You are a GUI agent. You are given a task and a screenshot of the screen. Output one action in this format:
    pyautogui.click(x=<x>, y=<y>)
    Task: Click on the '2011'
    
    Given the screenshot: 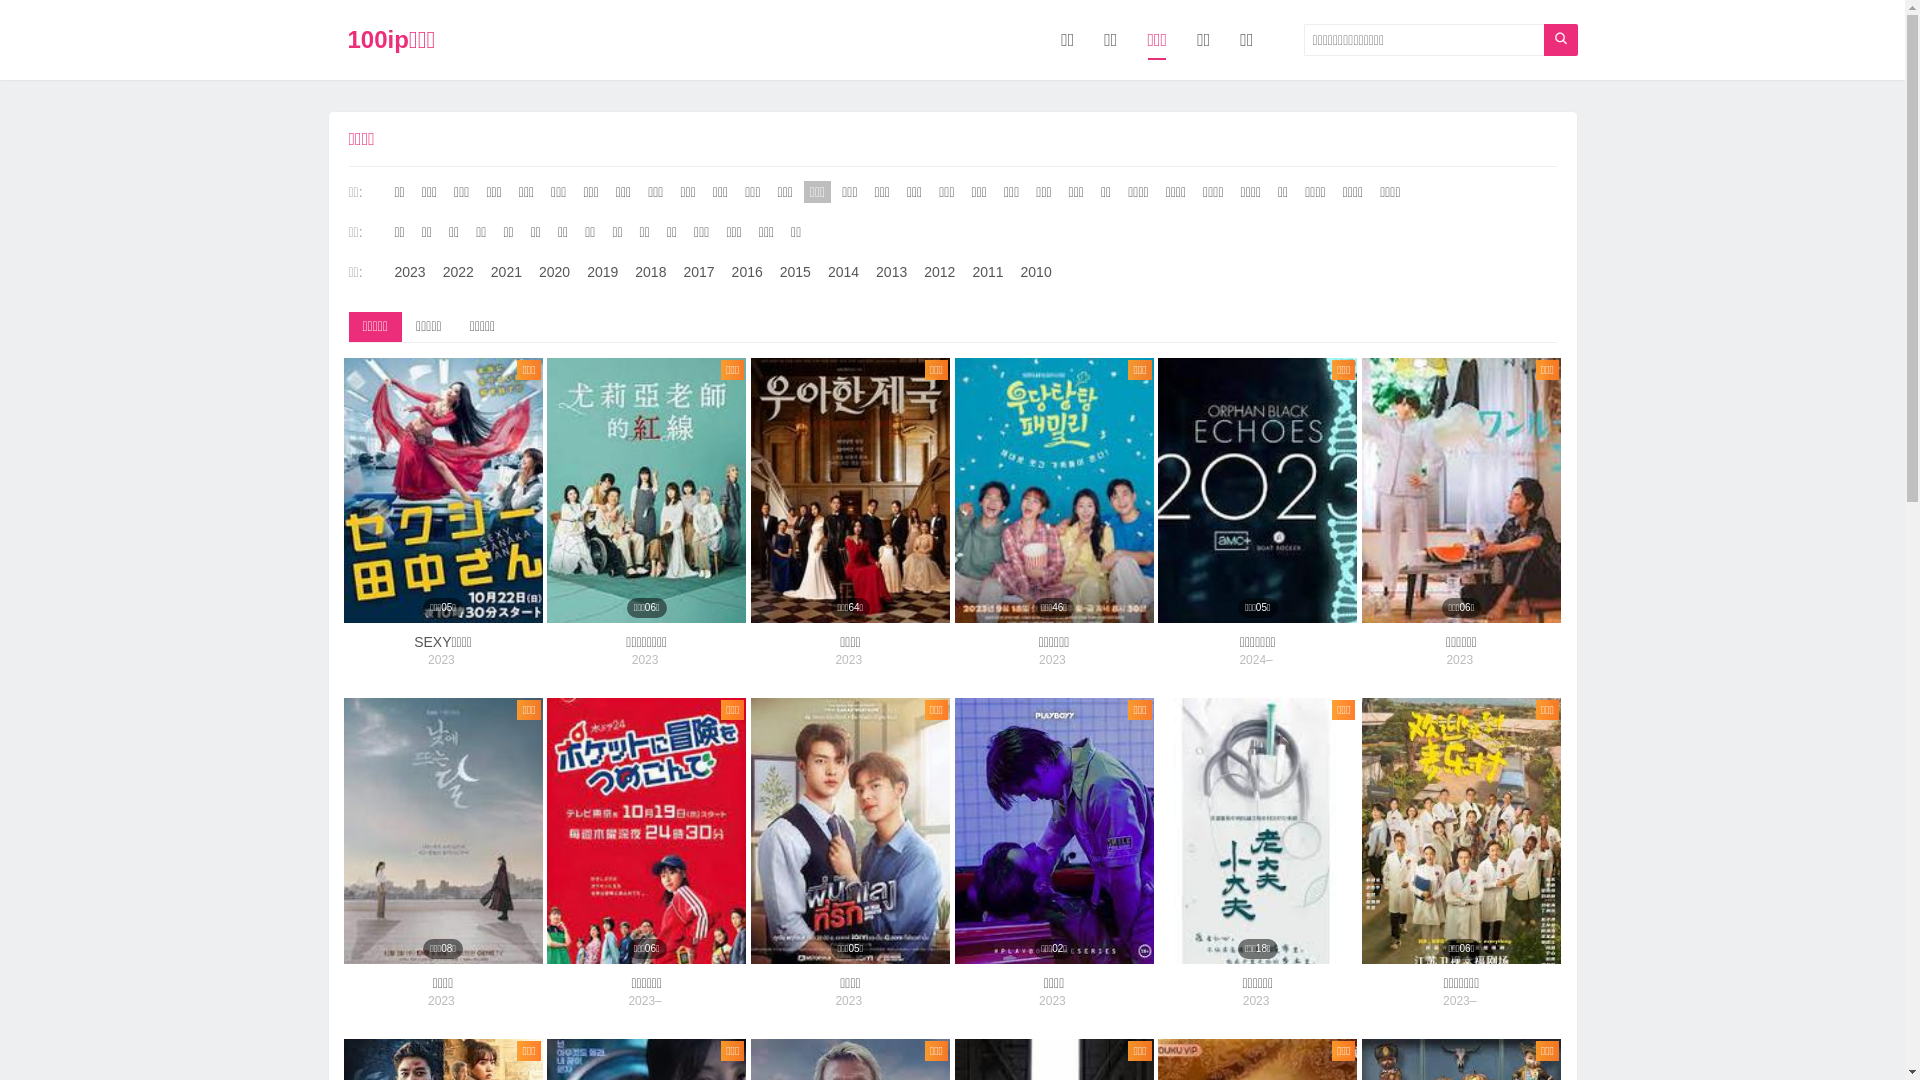 What is the action you would take?
    pyautogui.click(x=987, y=272)
    